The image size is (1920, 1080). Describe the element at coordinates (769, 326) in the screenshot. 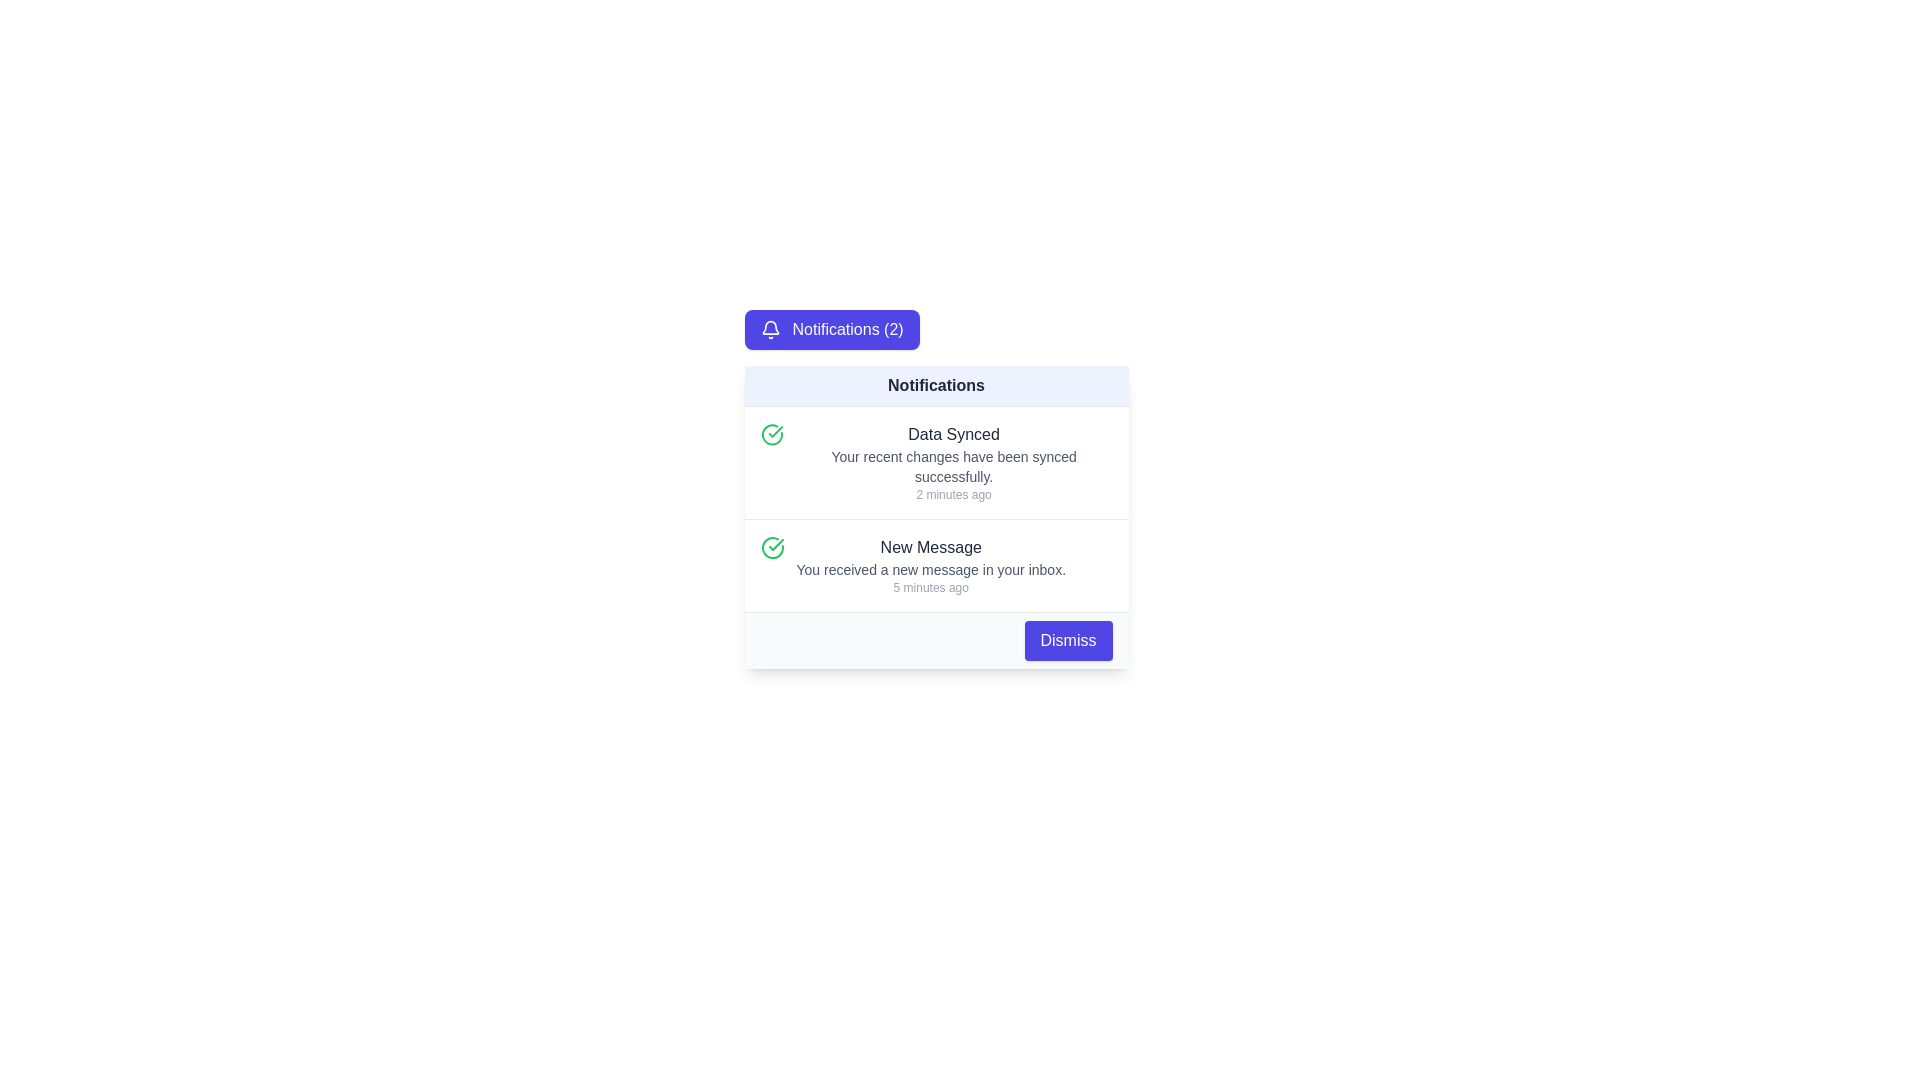

I see `the bell icon in the notification card, which is a blue SVG shape with a top hook-like feature, positioned slightly right and above the center of the notification indicator` at that location.